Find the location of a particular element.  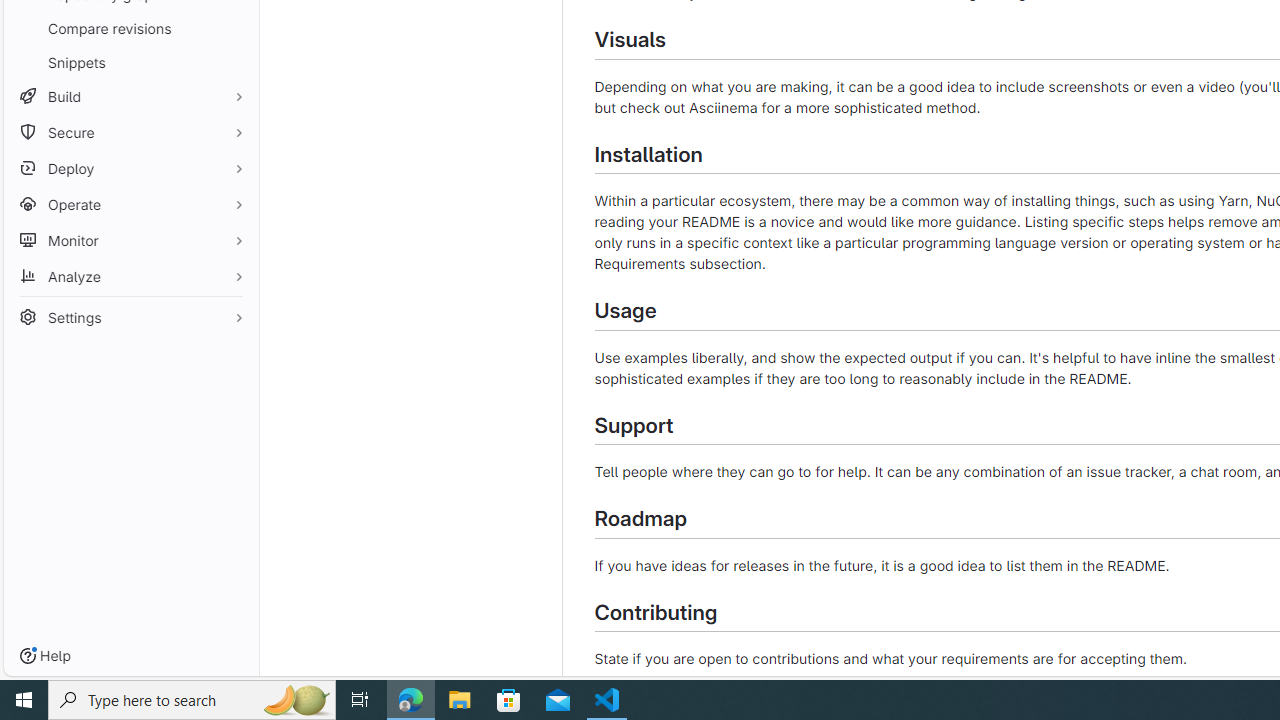

'Analyze' is located at coordinates (130, 276).